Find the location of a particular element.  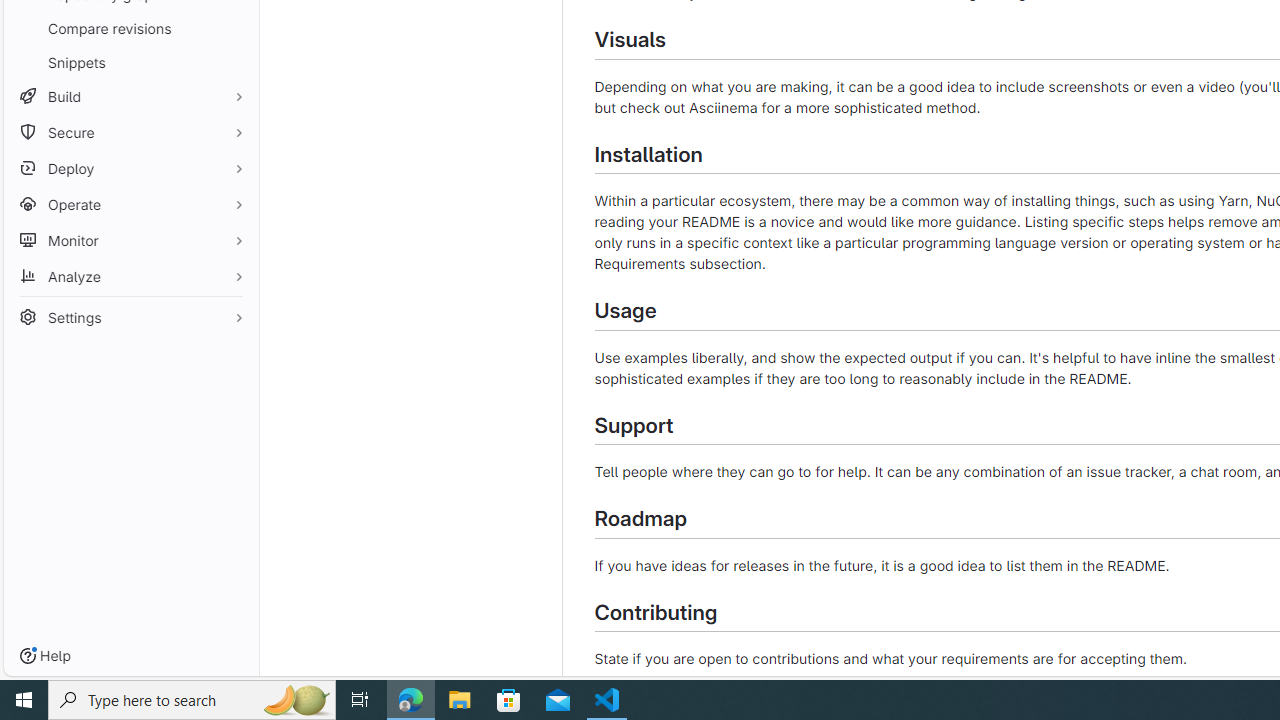

'Analyze' is located at coordinates (130, 276).